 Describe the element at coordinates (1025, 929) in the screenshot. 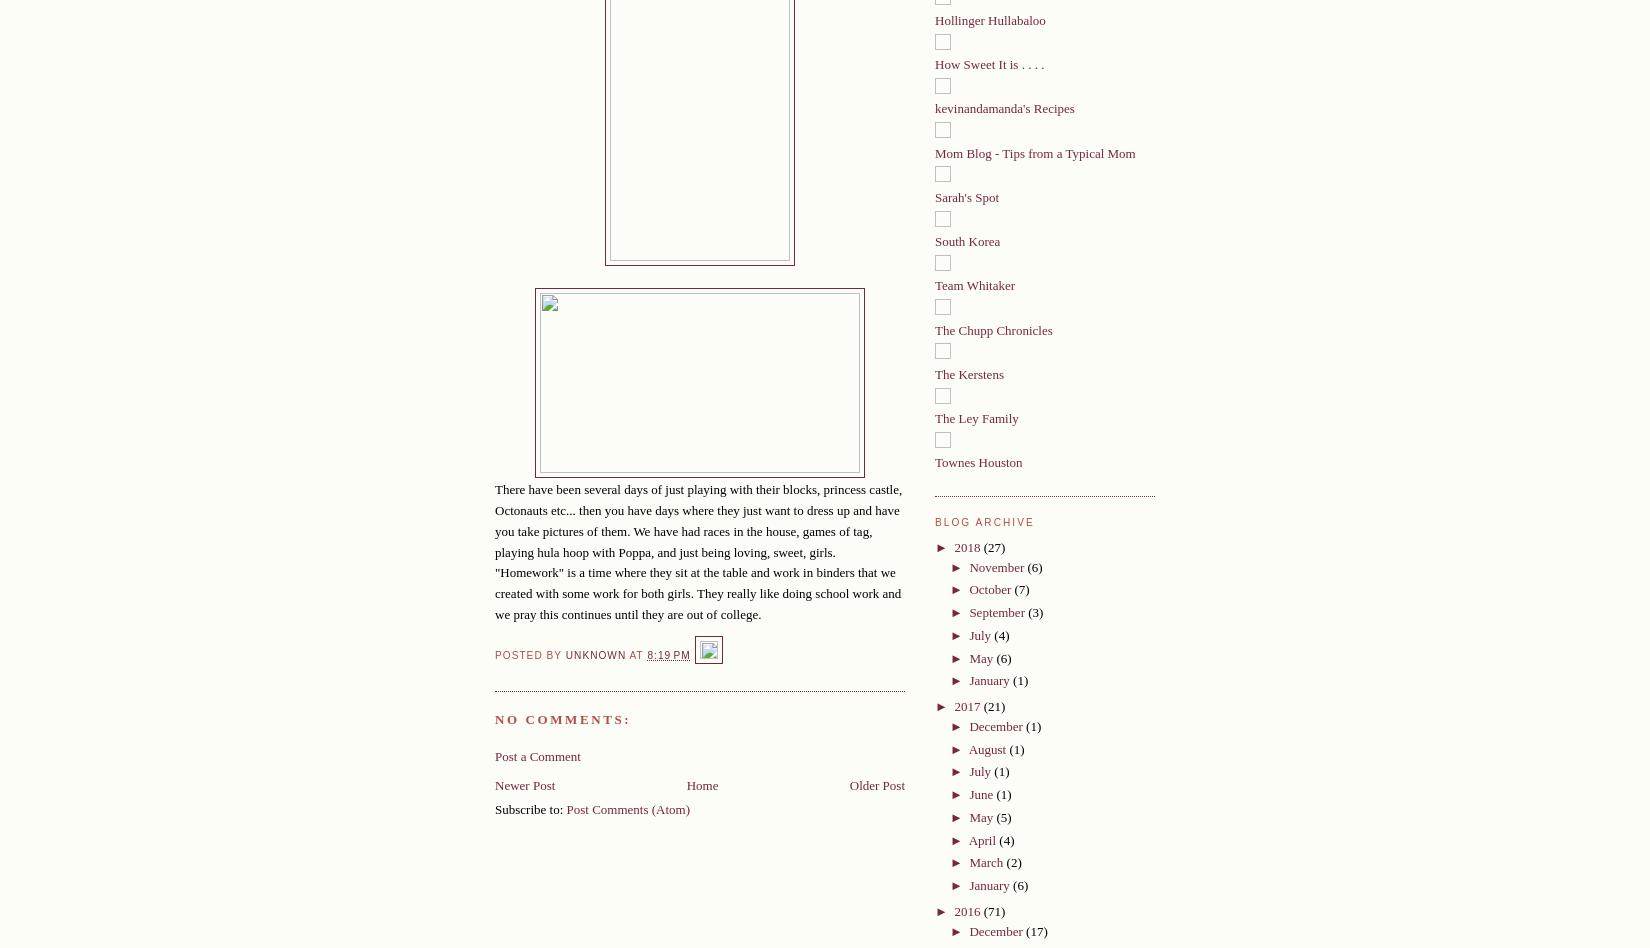

I see `'(17)'` at that location.